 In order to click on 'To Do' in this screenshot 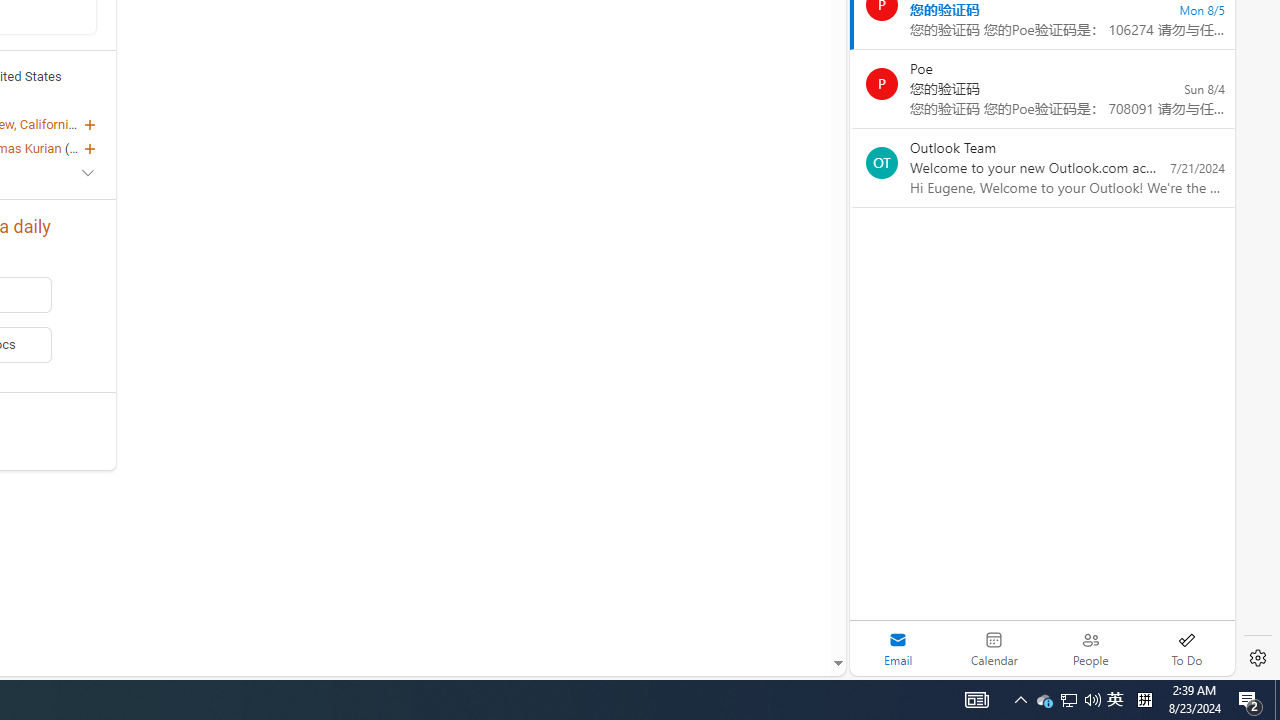, I will do `click(1186, 648)`.